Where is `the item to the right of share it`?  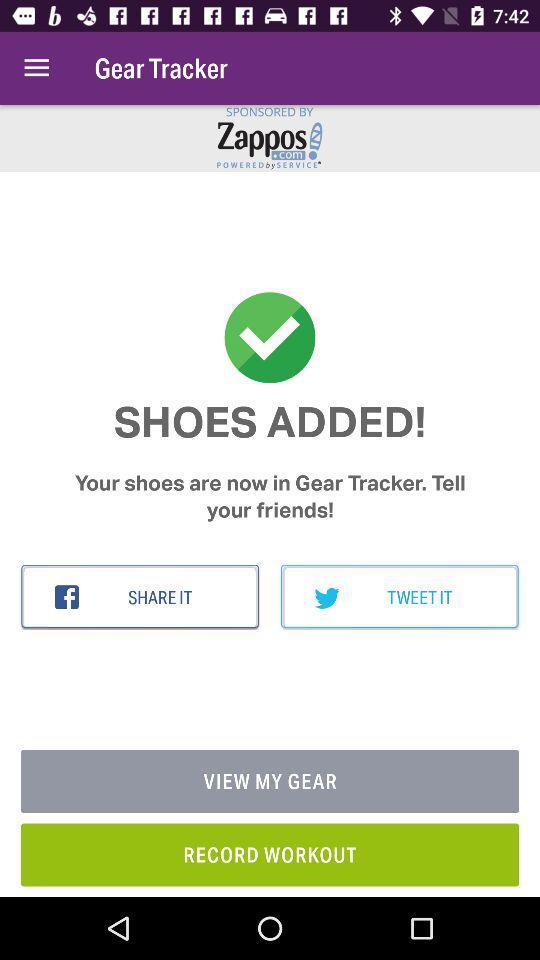
the item to the right of share it is located at coordinates (399, 597).